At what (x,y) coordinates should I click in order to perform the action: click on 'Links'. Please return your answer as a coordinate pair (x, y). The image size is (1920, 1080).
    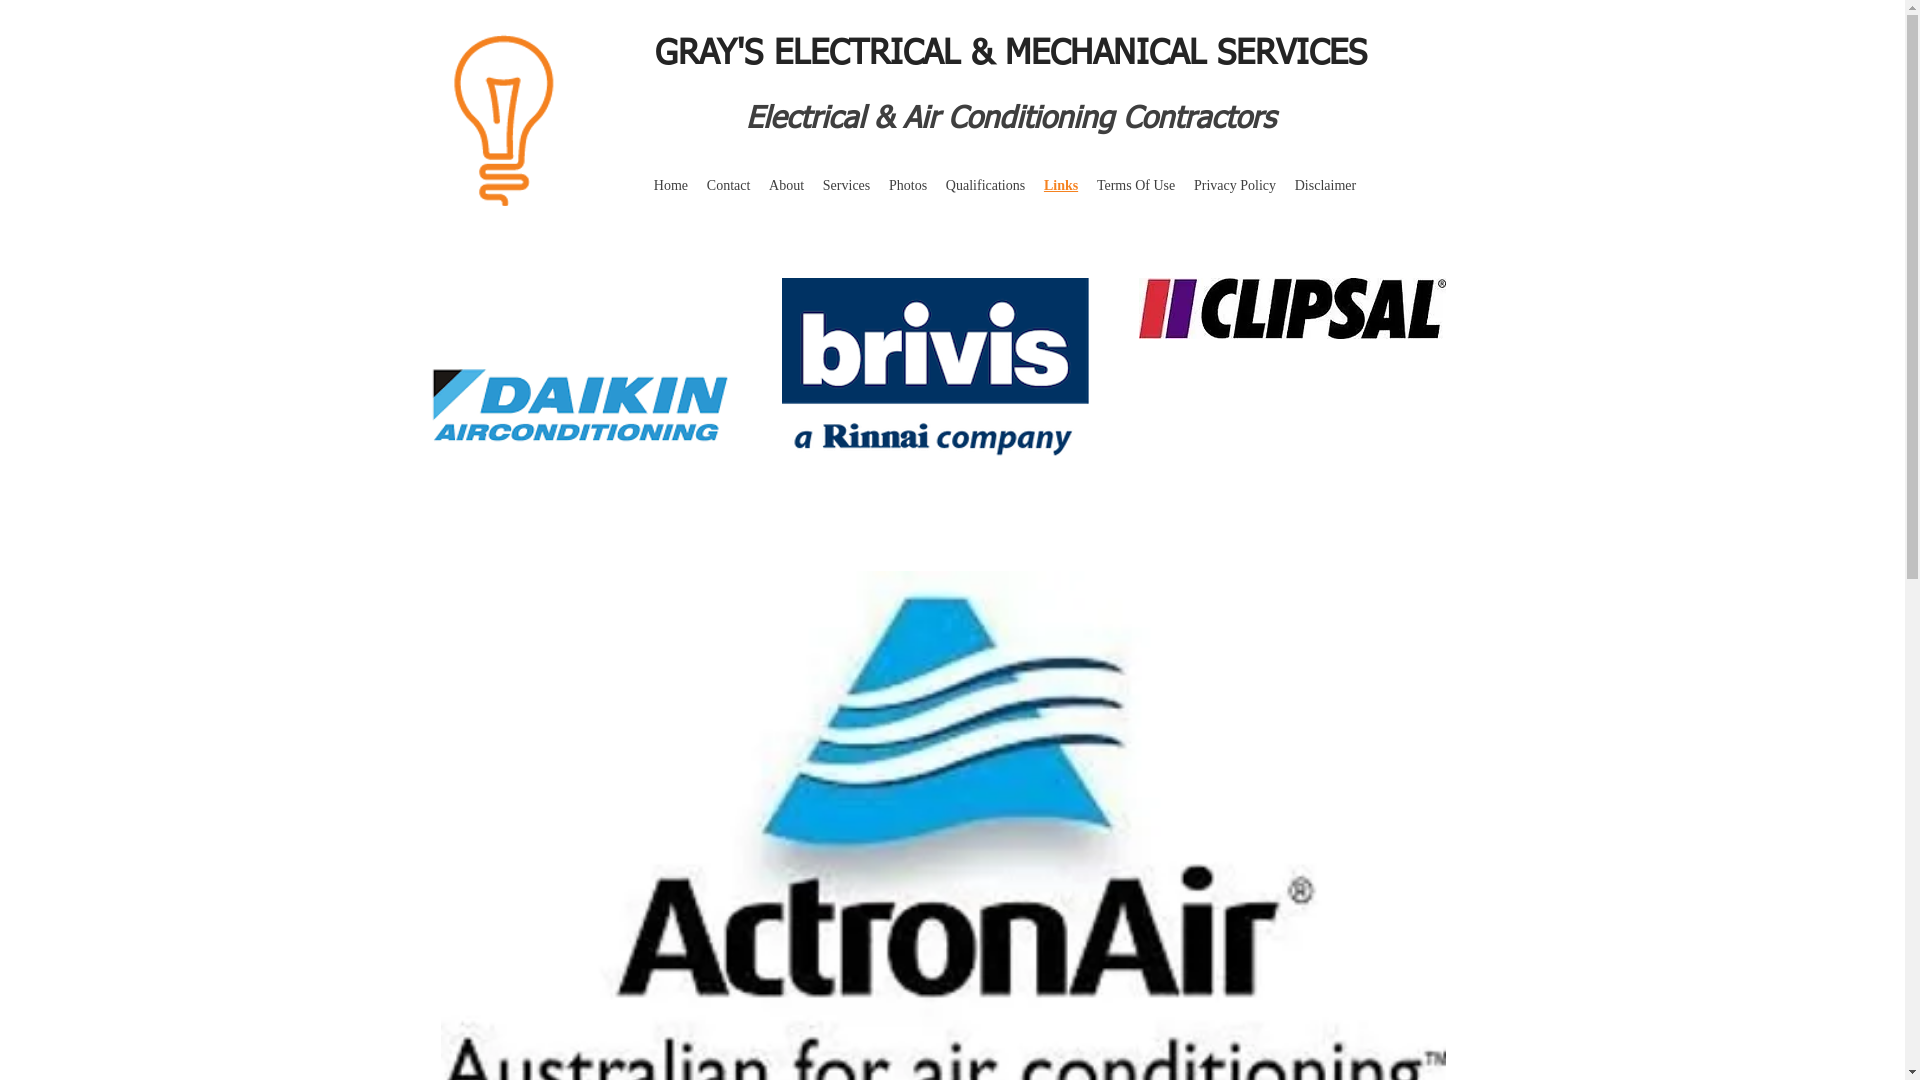
    Looking at the image, I should click on (1060, 185).